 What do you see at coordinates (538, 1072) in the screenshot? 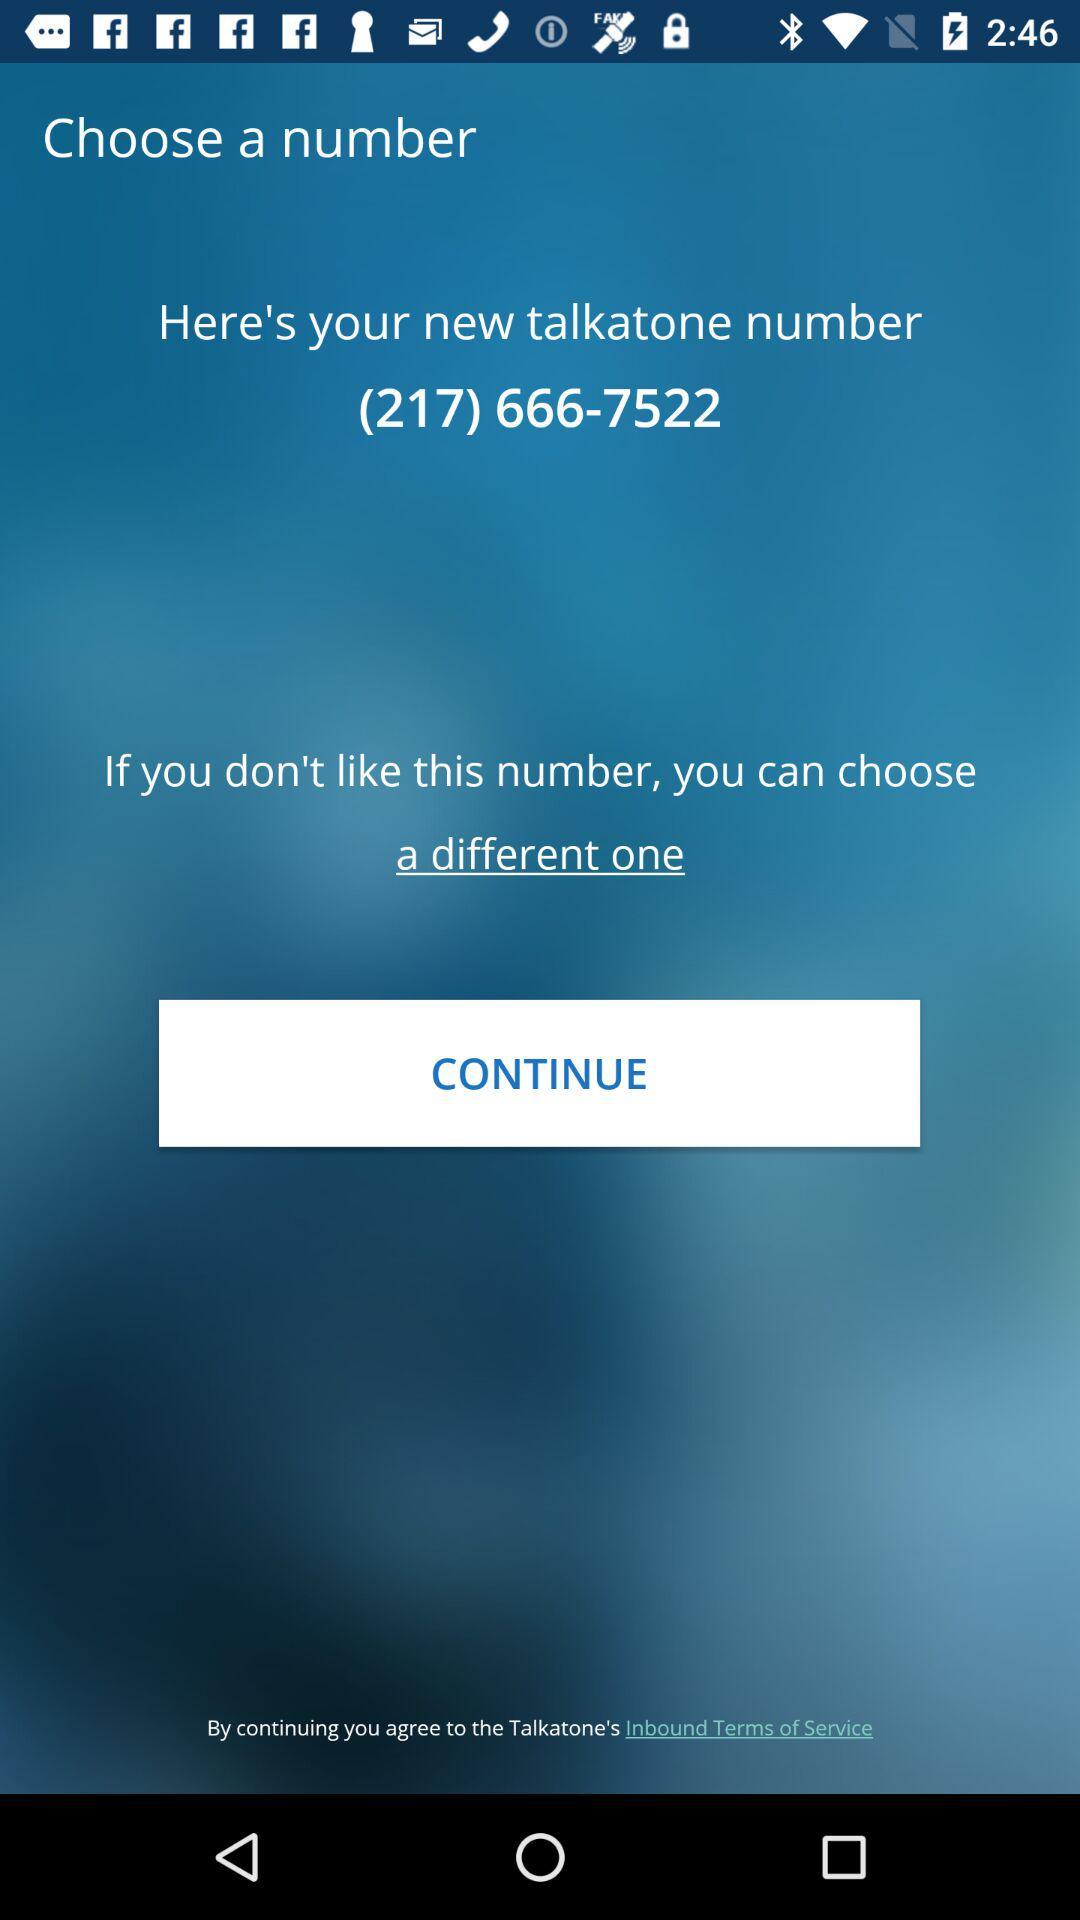
I see `continue item` at bounding box center [538, 1072].